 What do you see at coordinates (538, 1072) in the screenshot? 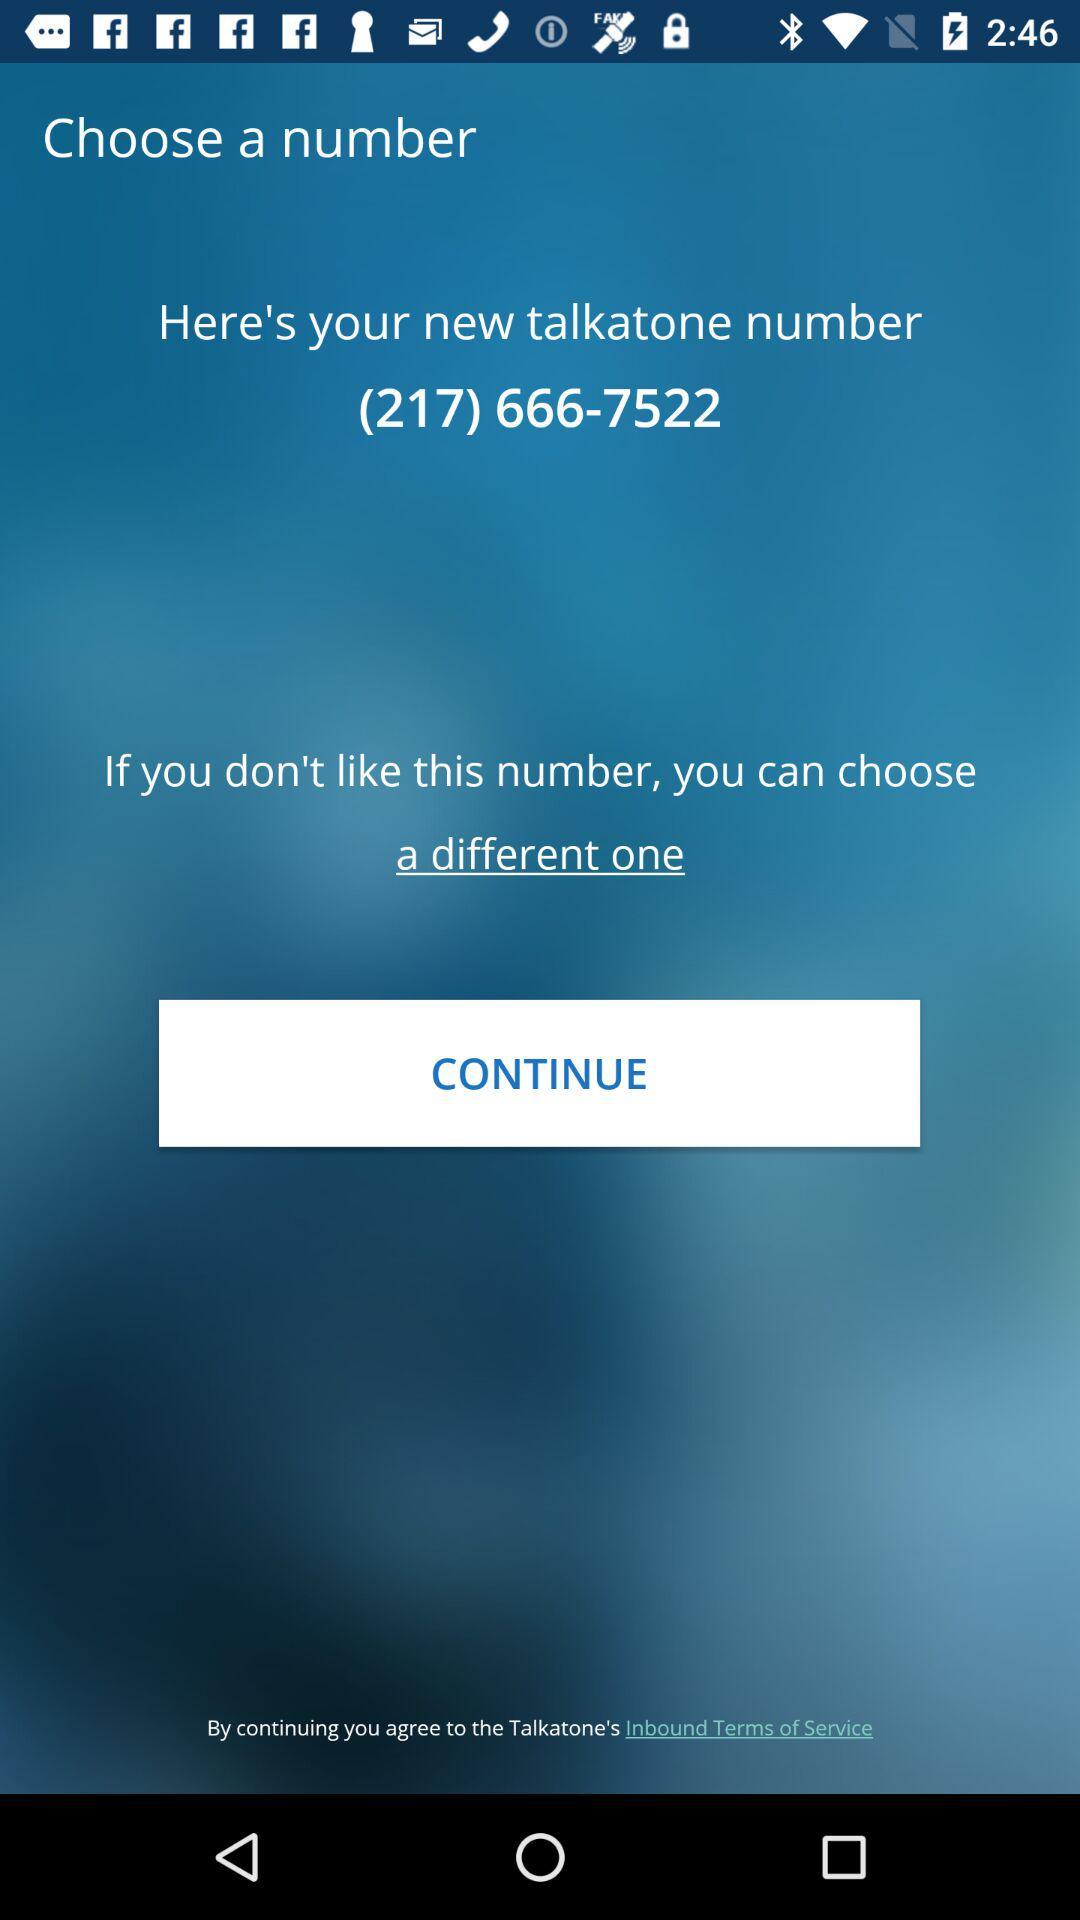
I see `continue item` at bounding box center [538, 1072].